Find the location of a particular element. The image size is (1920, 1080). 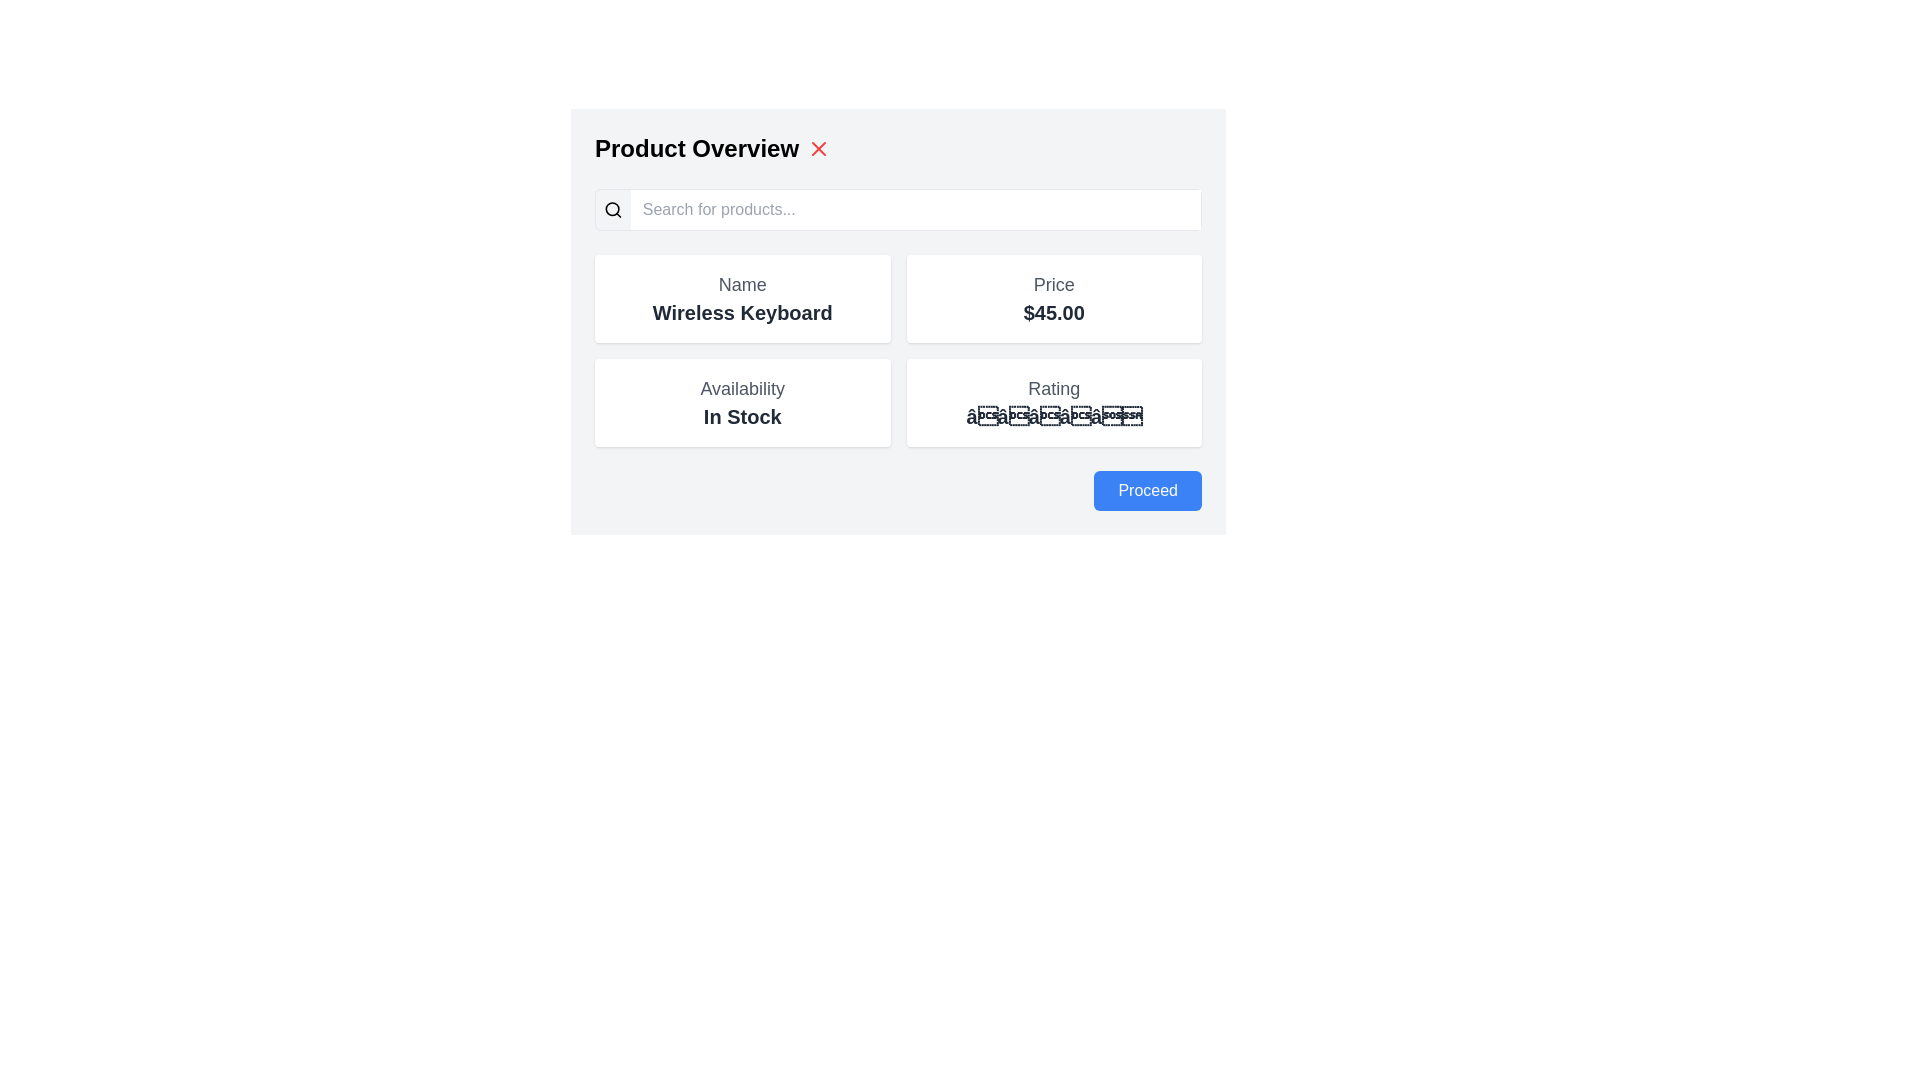

the Text Display element that shows 'Name' and 'Wireless Keyboard', which is located in the first column of a grid layout, above 'Availability: In Stock' and to the left of the 'Price: $45.00' is located at coordinates (741, 299).